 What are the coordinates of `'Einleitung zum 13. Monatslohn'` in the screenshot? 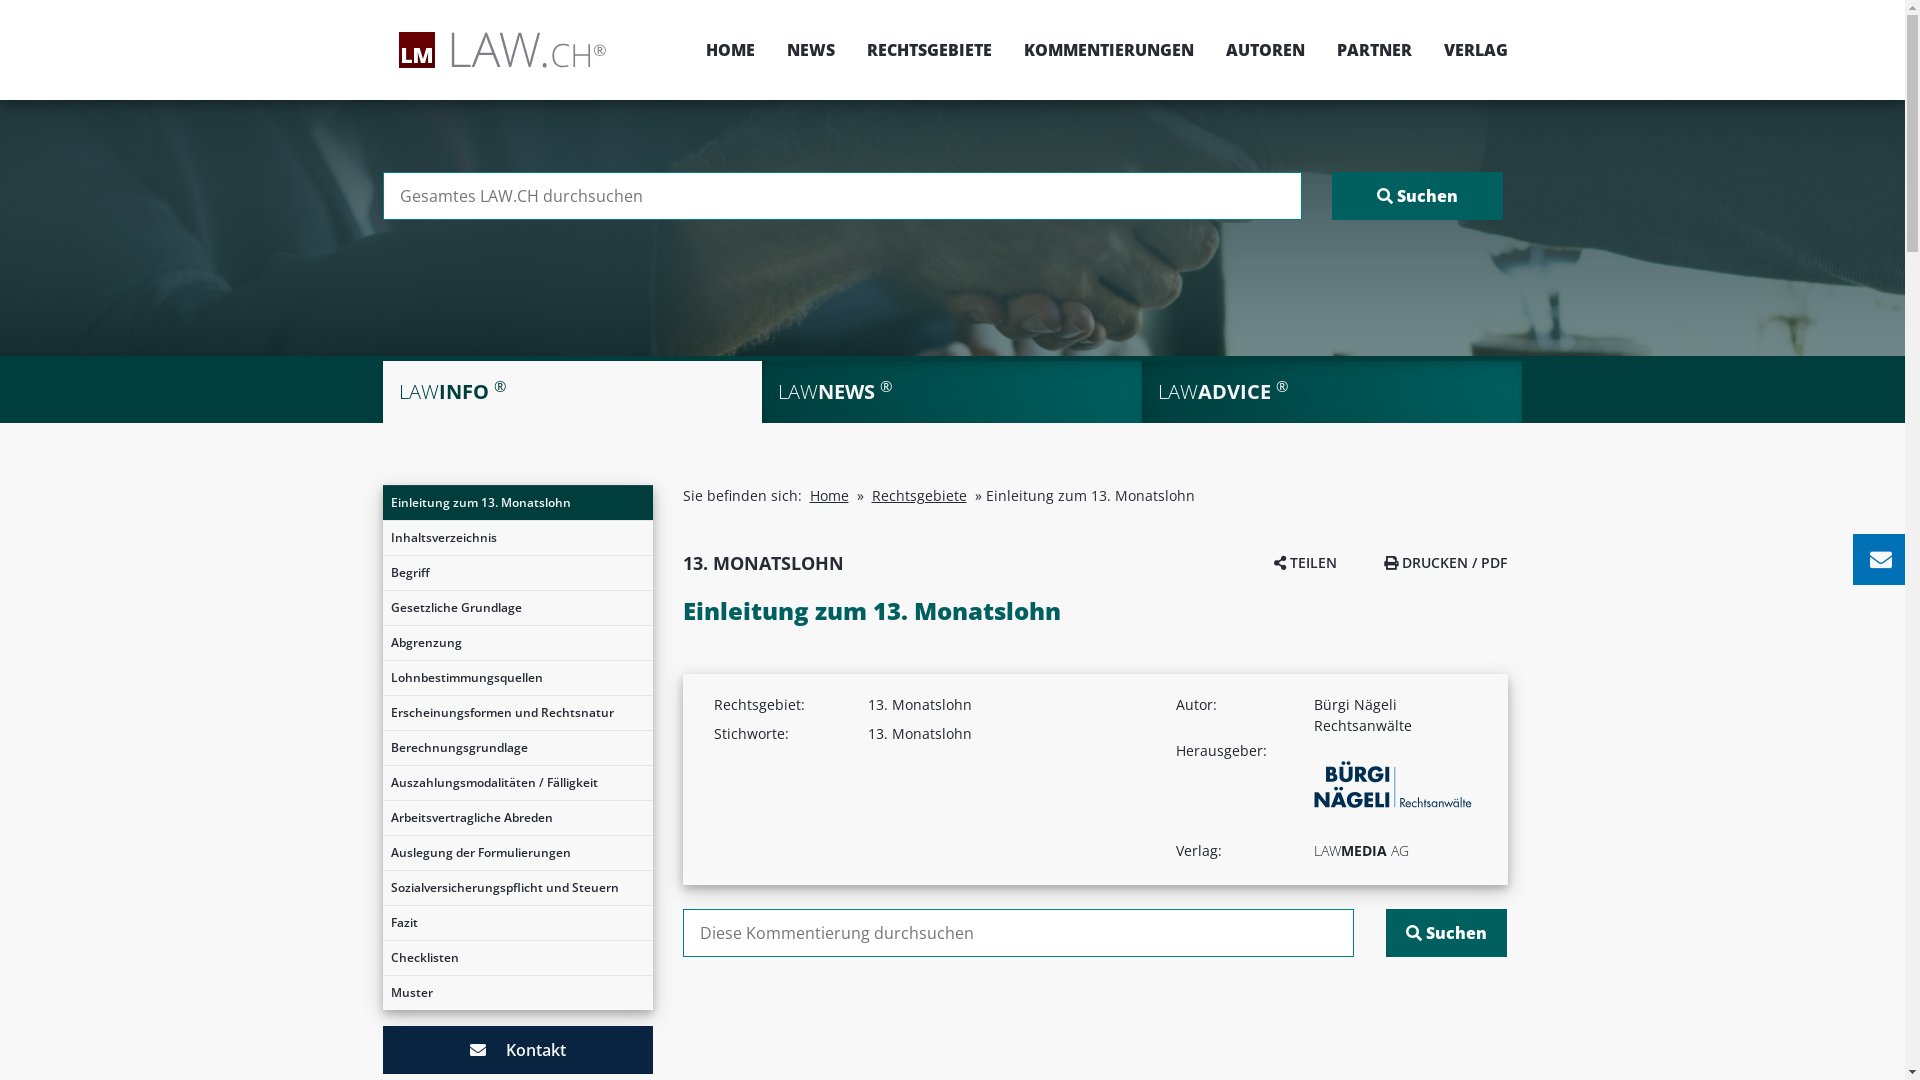 It's located at (382, 501).